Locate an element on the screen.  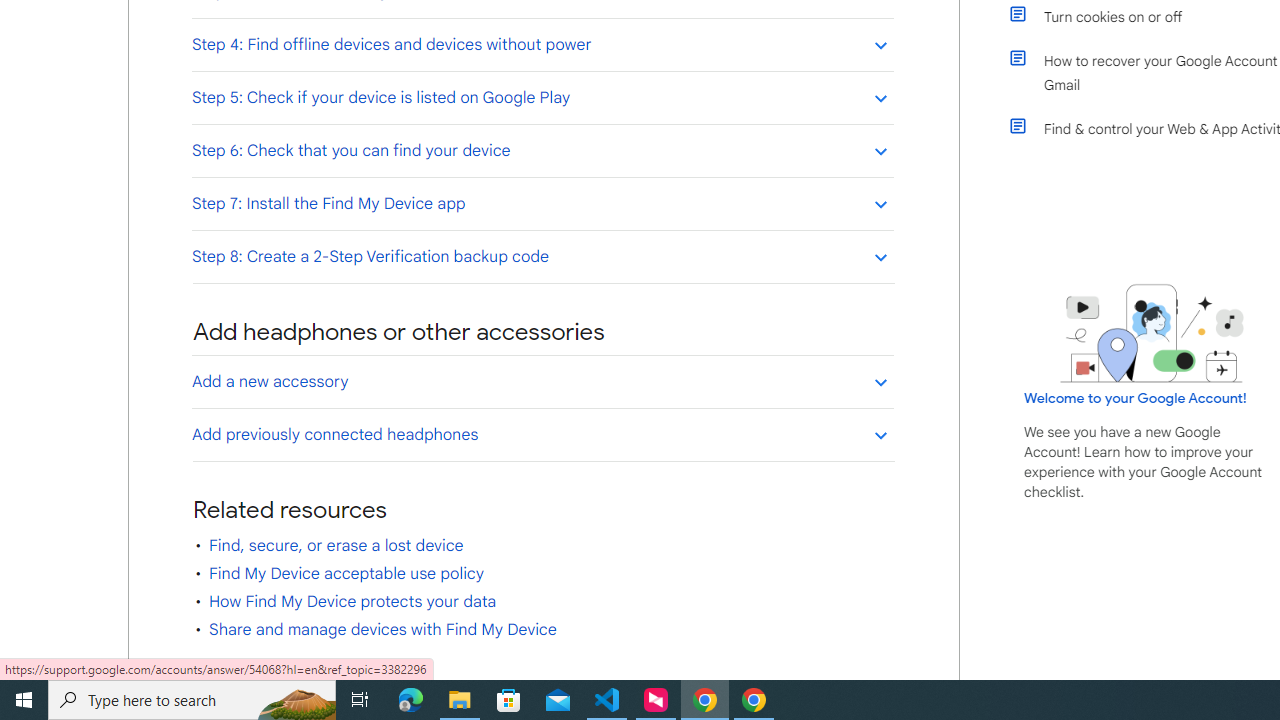
'Step 8: Create a 2-Step Verification backup code' is located at coordinates (542, 255).